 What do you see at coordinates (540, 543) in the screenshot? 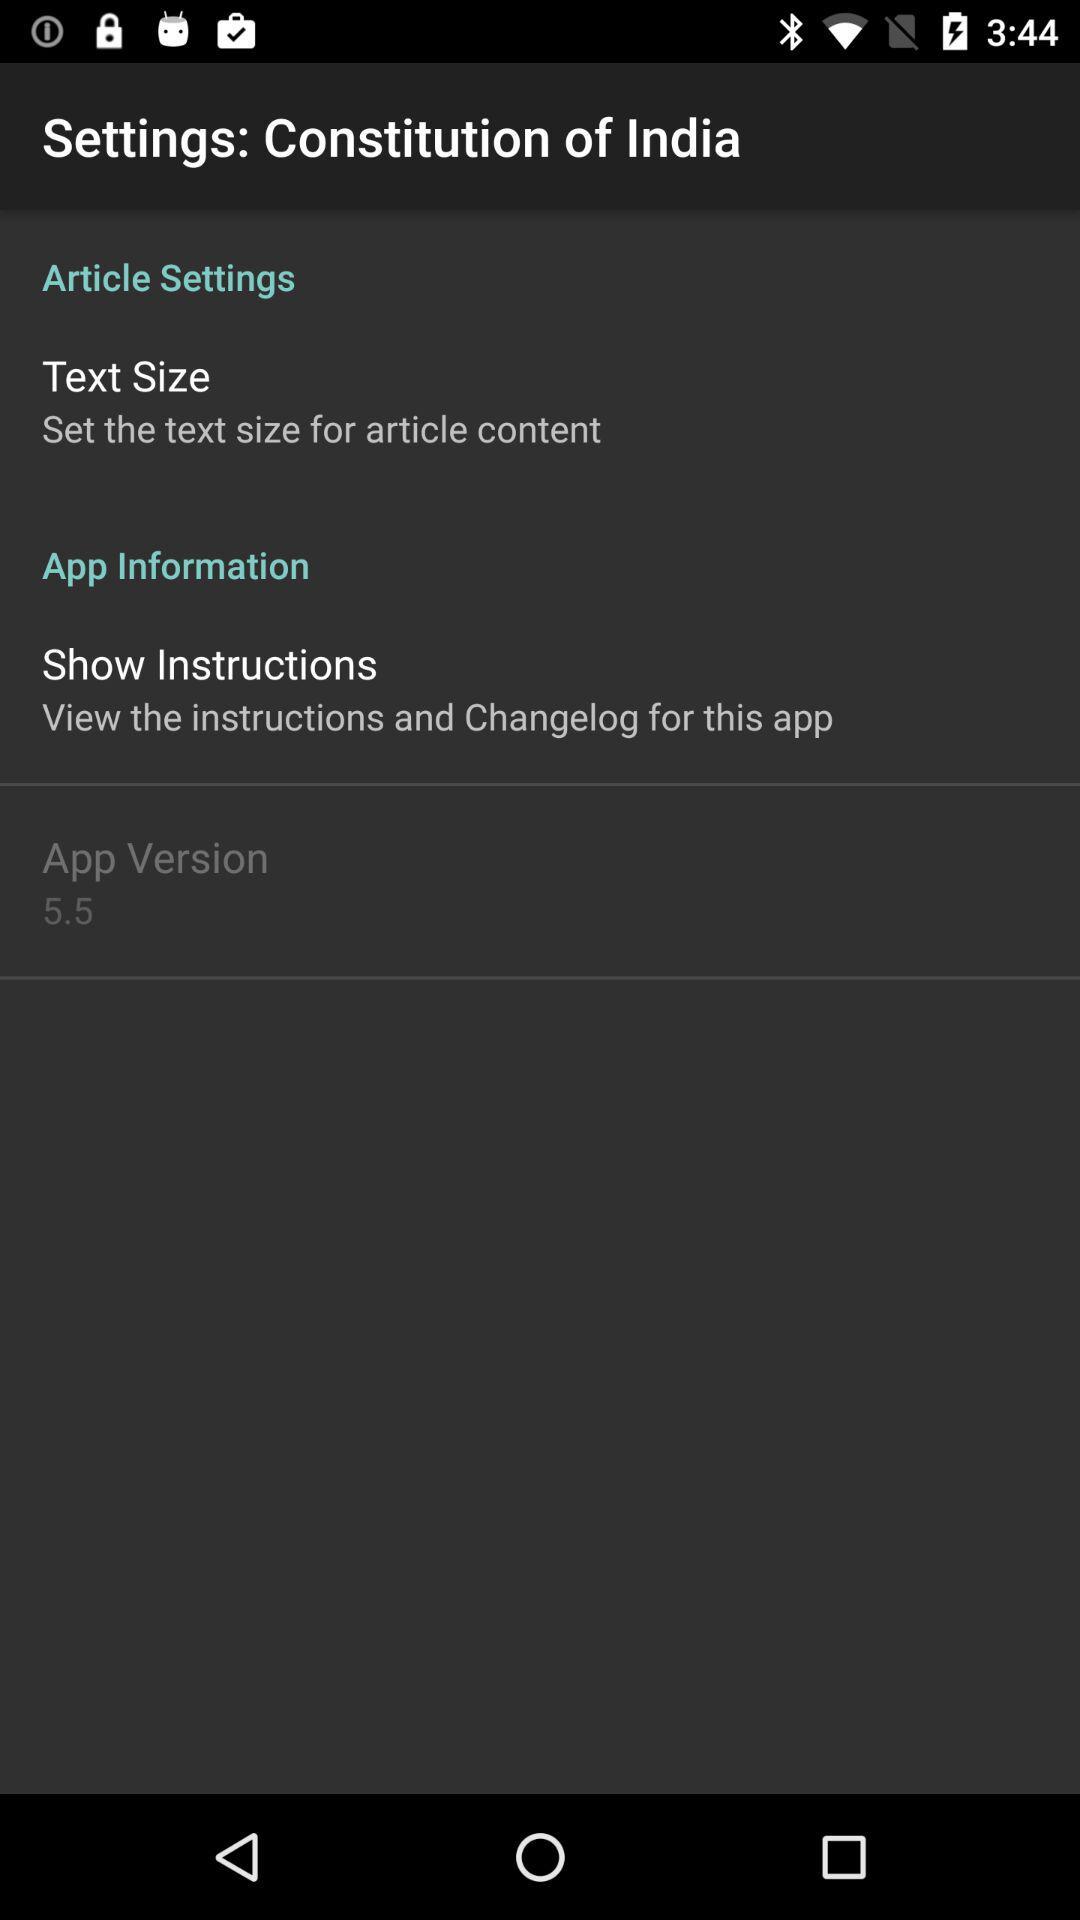
I see `app above show instructions app` at bounding box center [540, 543].